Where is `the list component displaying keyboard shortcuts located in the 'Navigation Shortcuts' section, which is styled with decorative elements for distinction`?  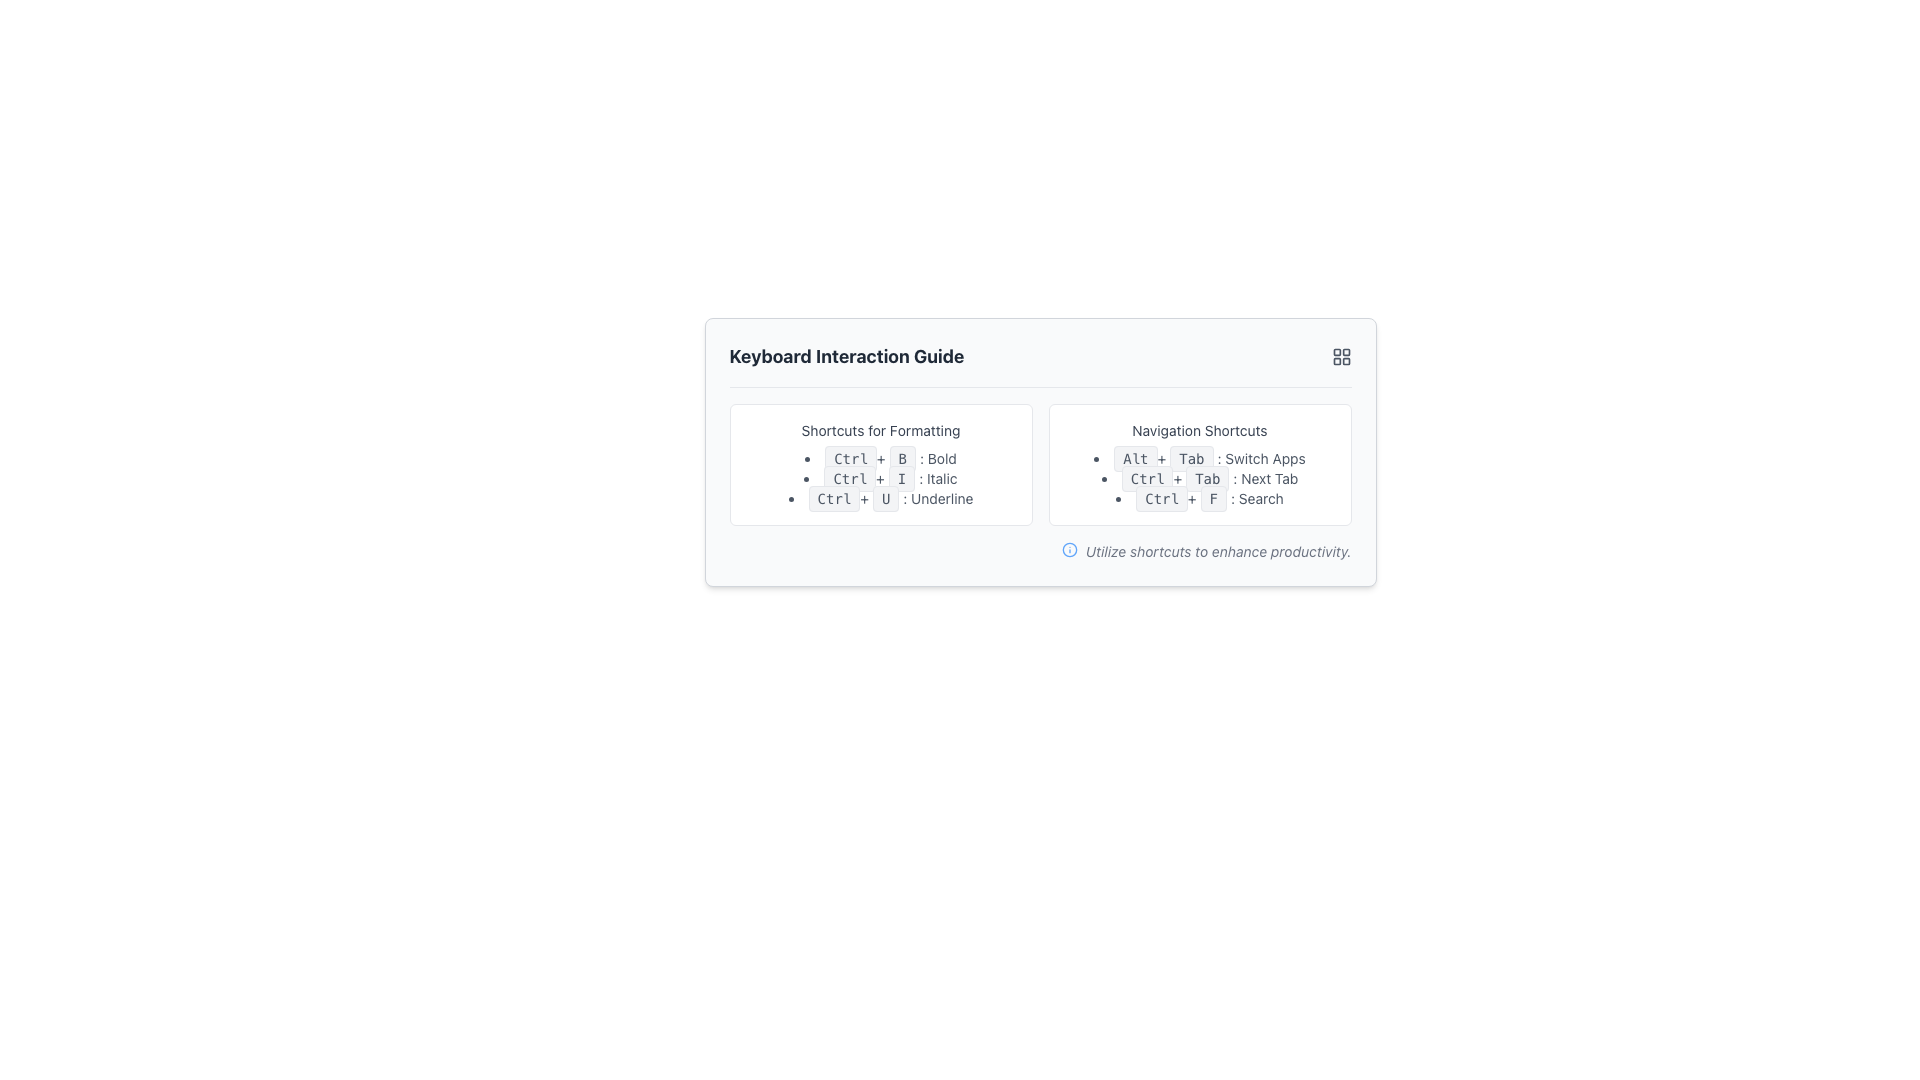 the list component displaying keyboard shortcuts located in the 'Navigation Shortcuts' section, which is styled with decorative elements for distinction is located at coordinates (1200, 478).